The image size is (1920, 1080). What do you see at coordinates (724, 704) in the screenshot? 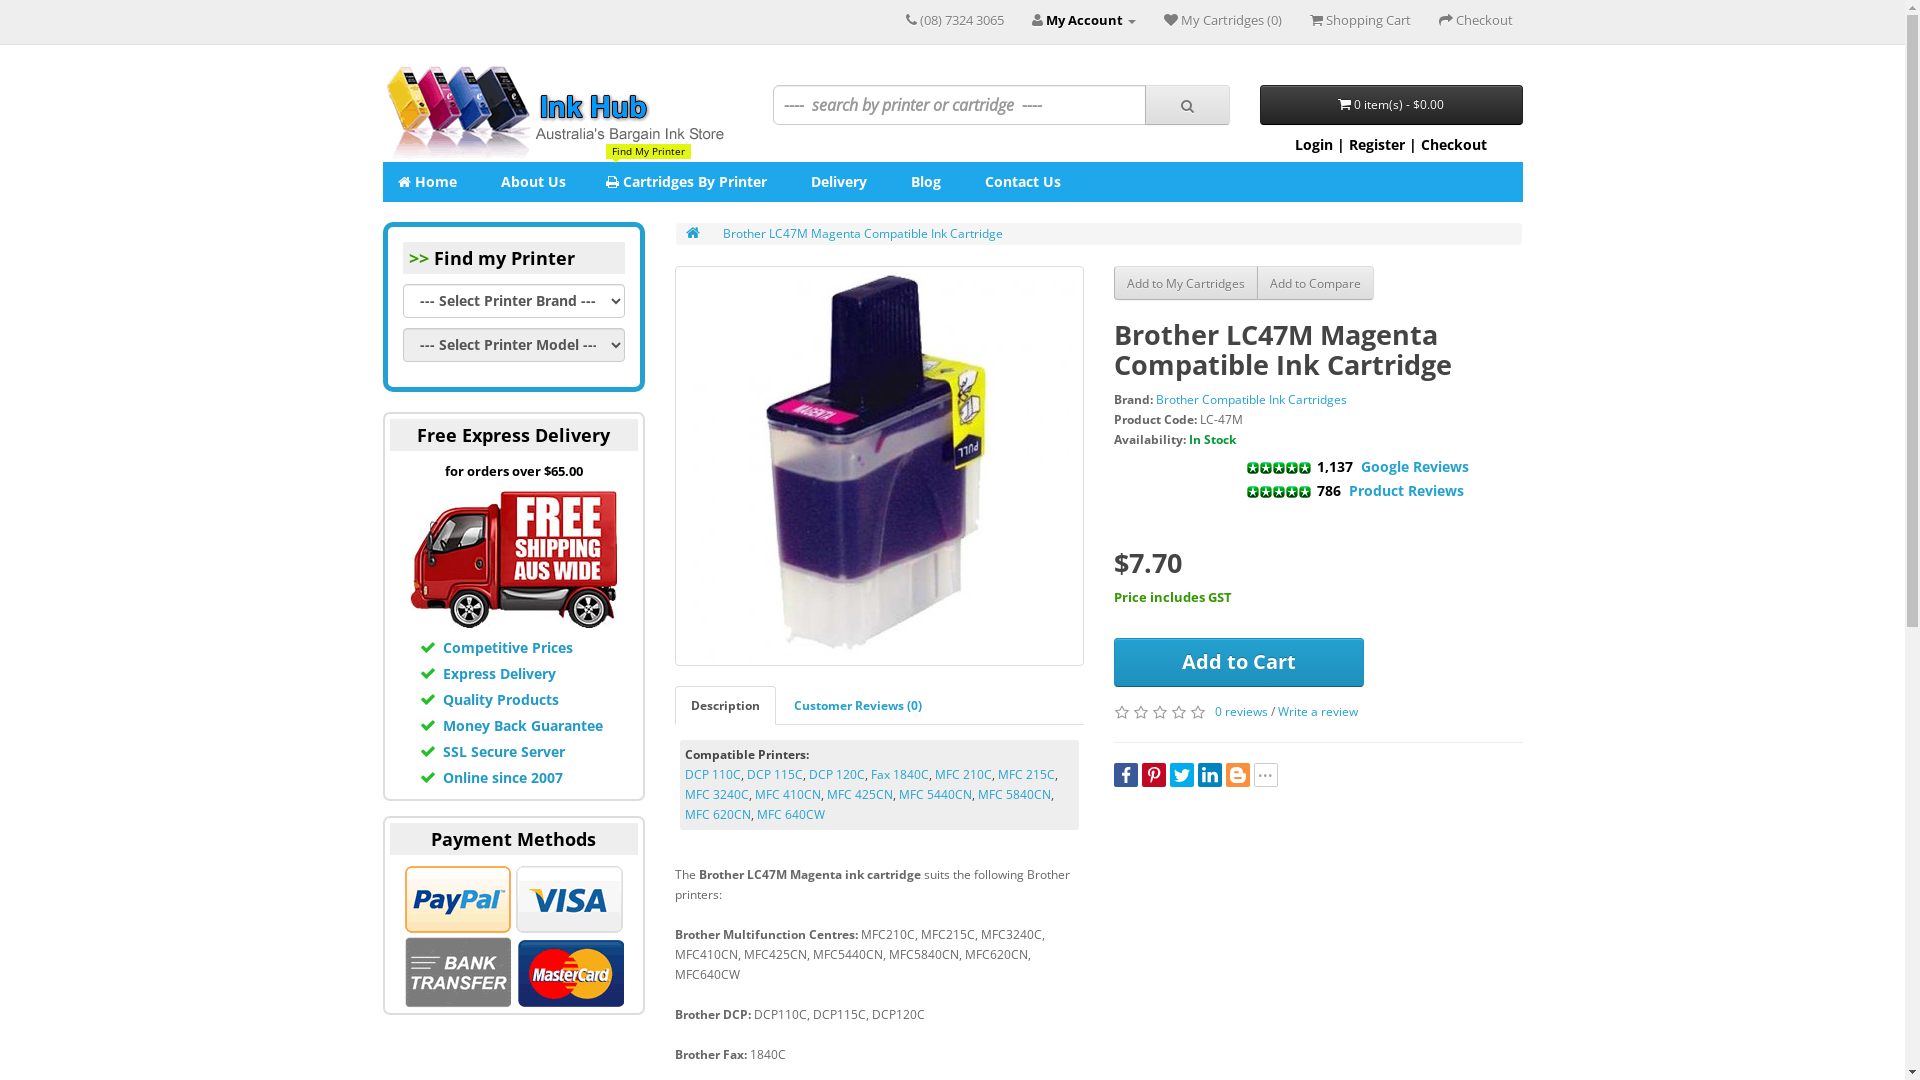
I see `'Description'` at bounding box center [724, 704].